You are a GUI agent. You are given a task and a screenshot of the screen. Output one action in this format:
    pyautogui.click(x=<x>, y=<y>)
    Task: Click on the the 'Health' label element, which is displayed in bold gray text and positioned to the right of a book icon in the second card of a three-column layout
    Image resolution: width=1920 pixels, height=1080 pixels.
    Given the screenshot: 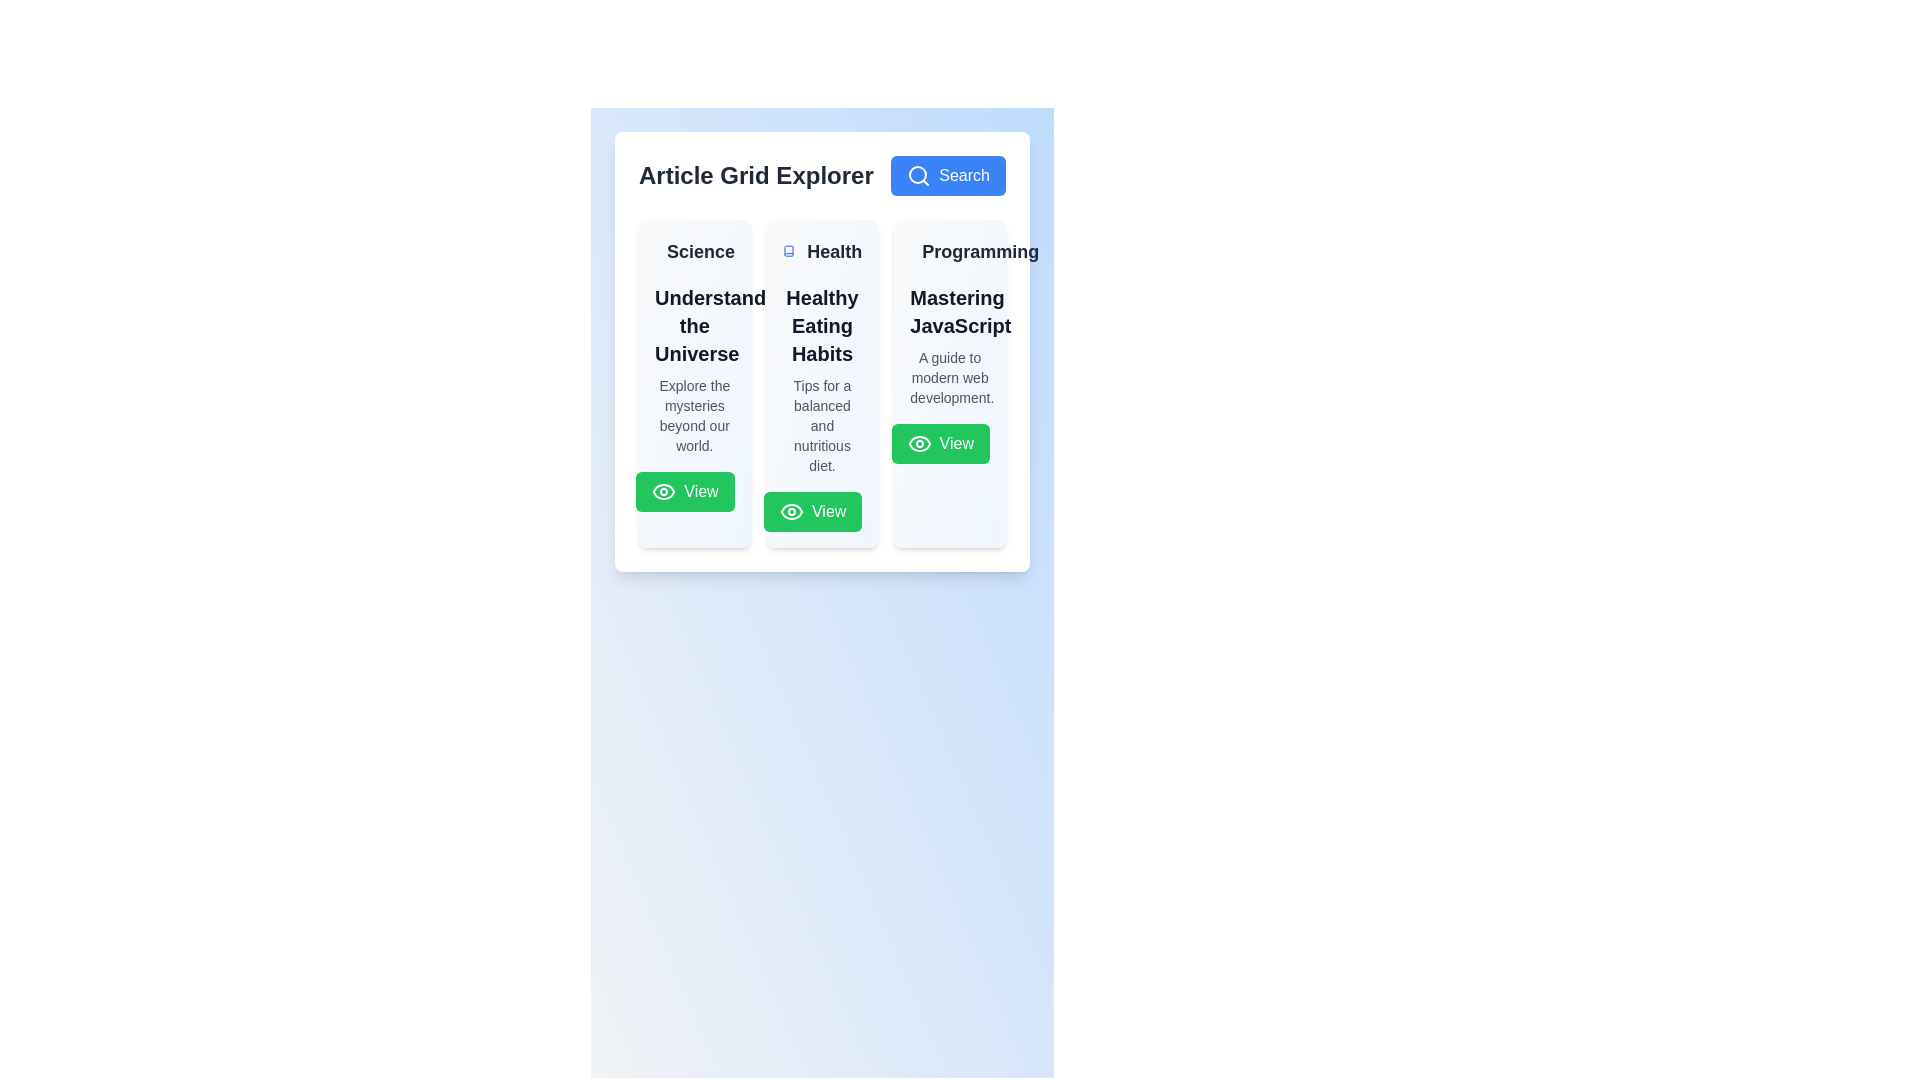 What is the action you would take?
    pyautogui.click(x=834, y=250)
    